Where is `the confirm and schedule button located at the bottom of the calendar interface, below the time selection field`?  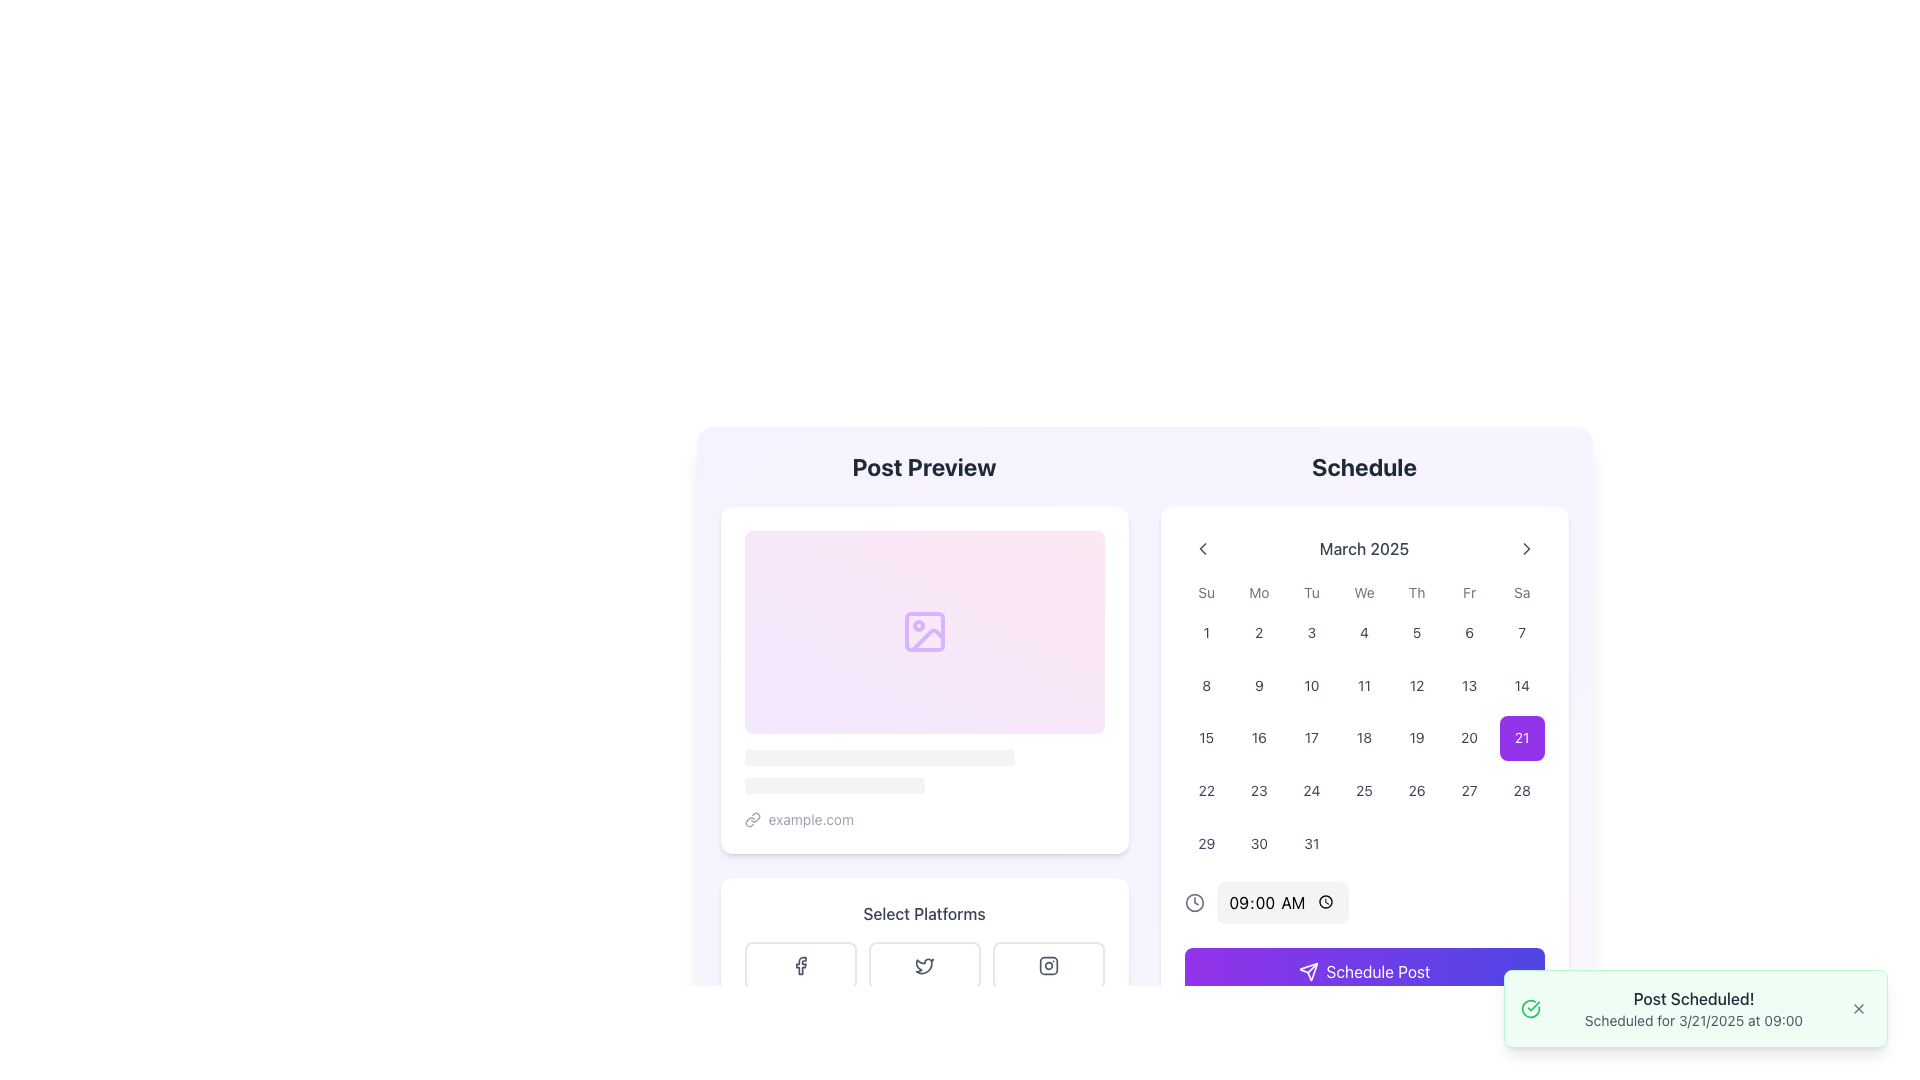 the confirm and schedule button located at the bottom of the calendar interface, below the time selection field is located at coordinates (1363, 970).